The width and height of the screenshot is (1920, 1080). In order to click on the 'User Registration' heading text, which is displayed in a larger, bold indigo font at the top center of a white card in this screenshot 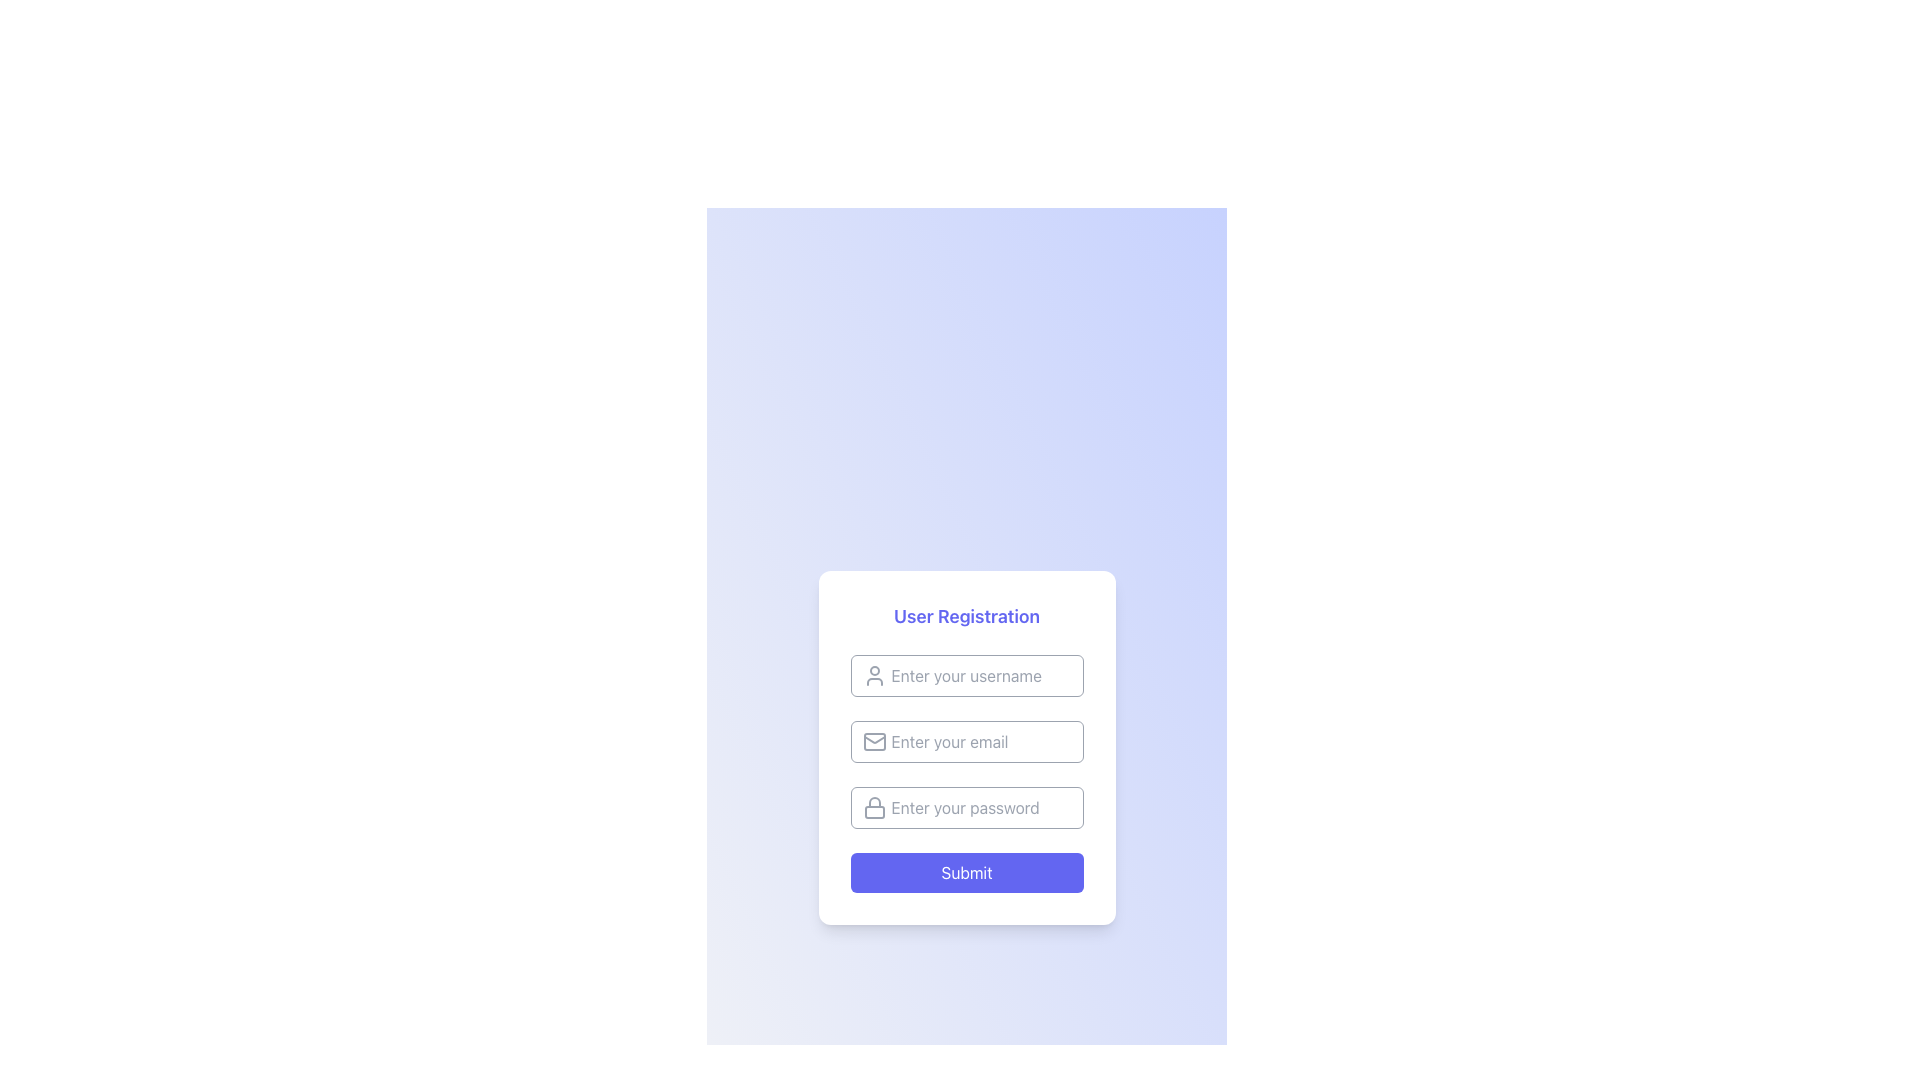, I will do `click(966, 616)`.